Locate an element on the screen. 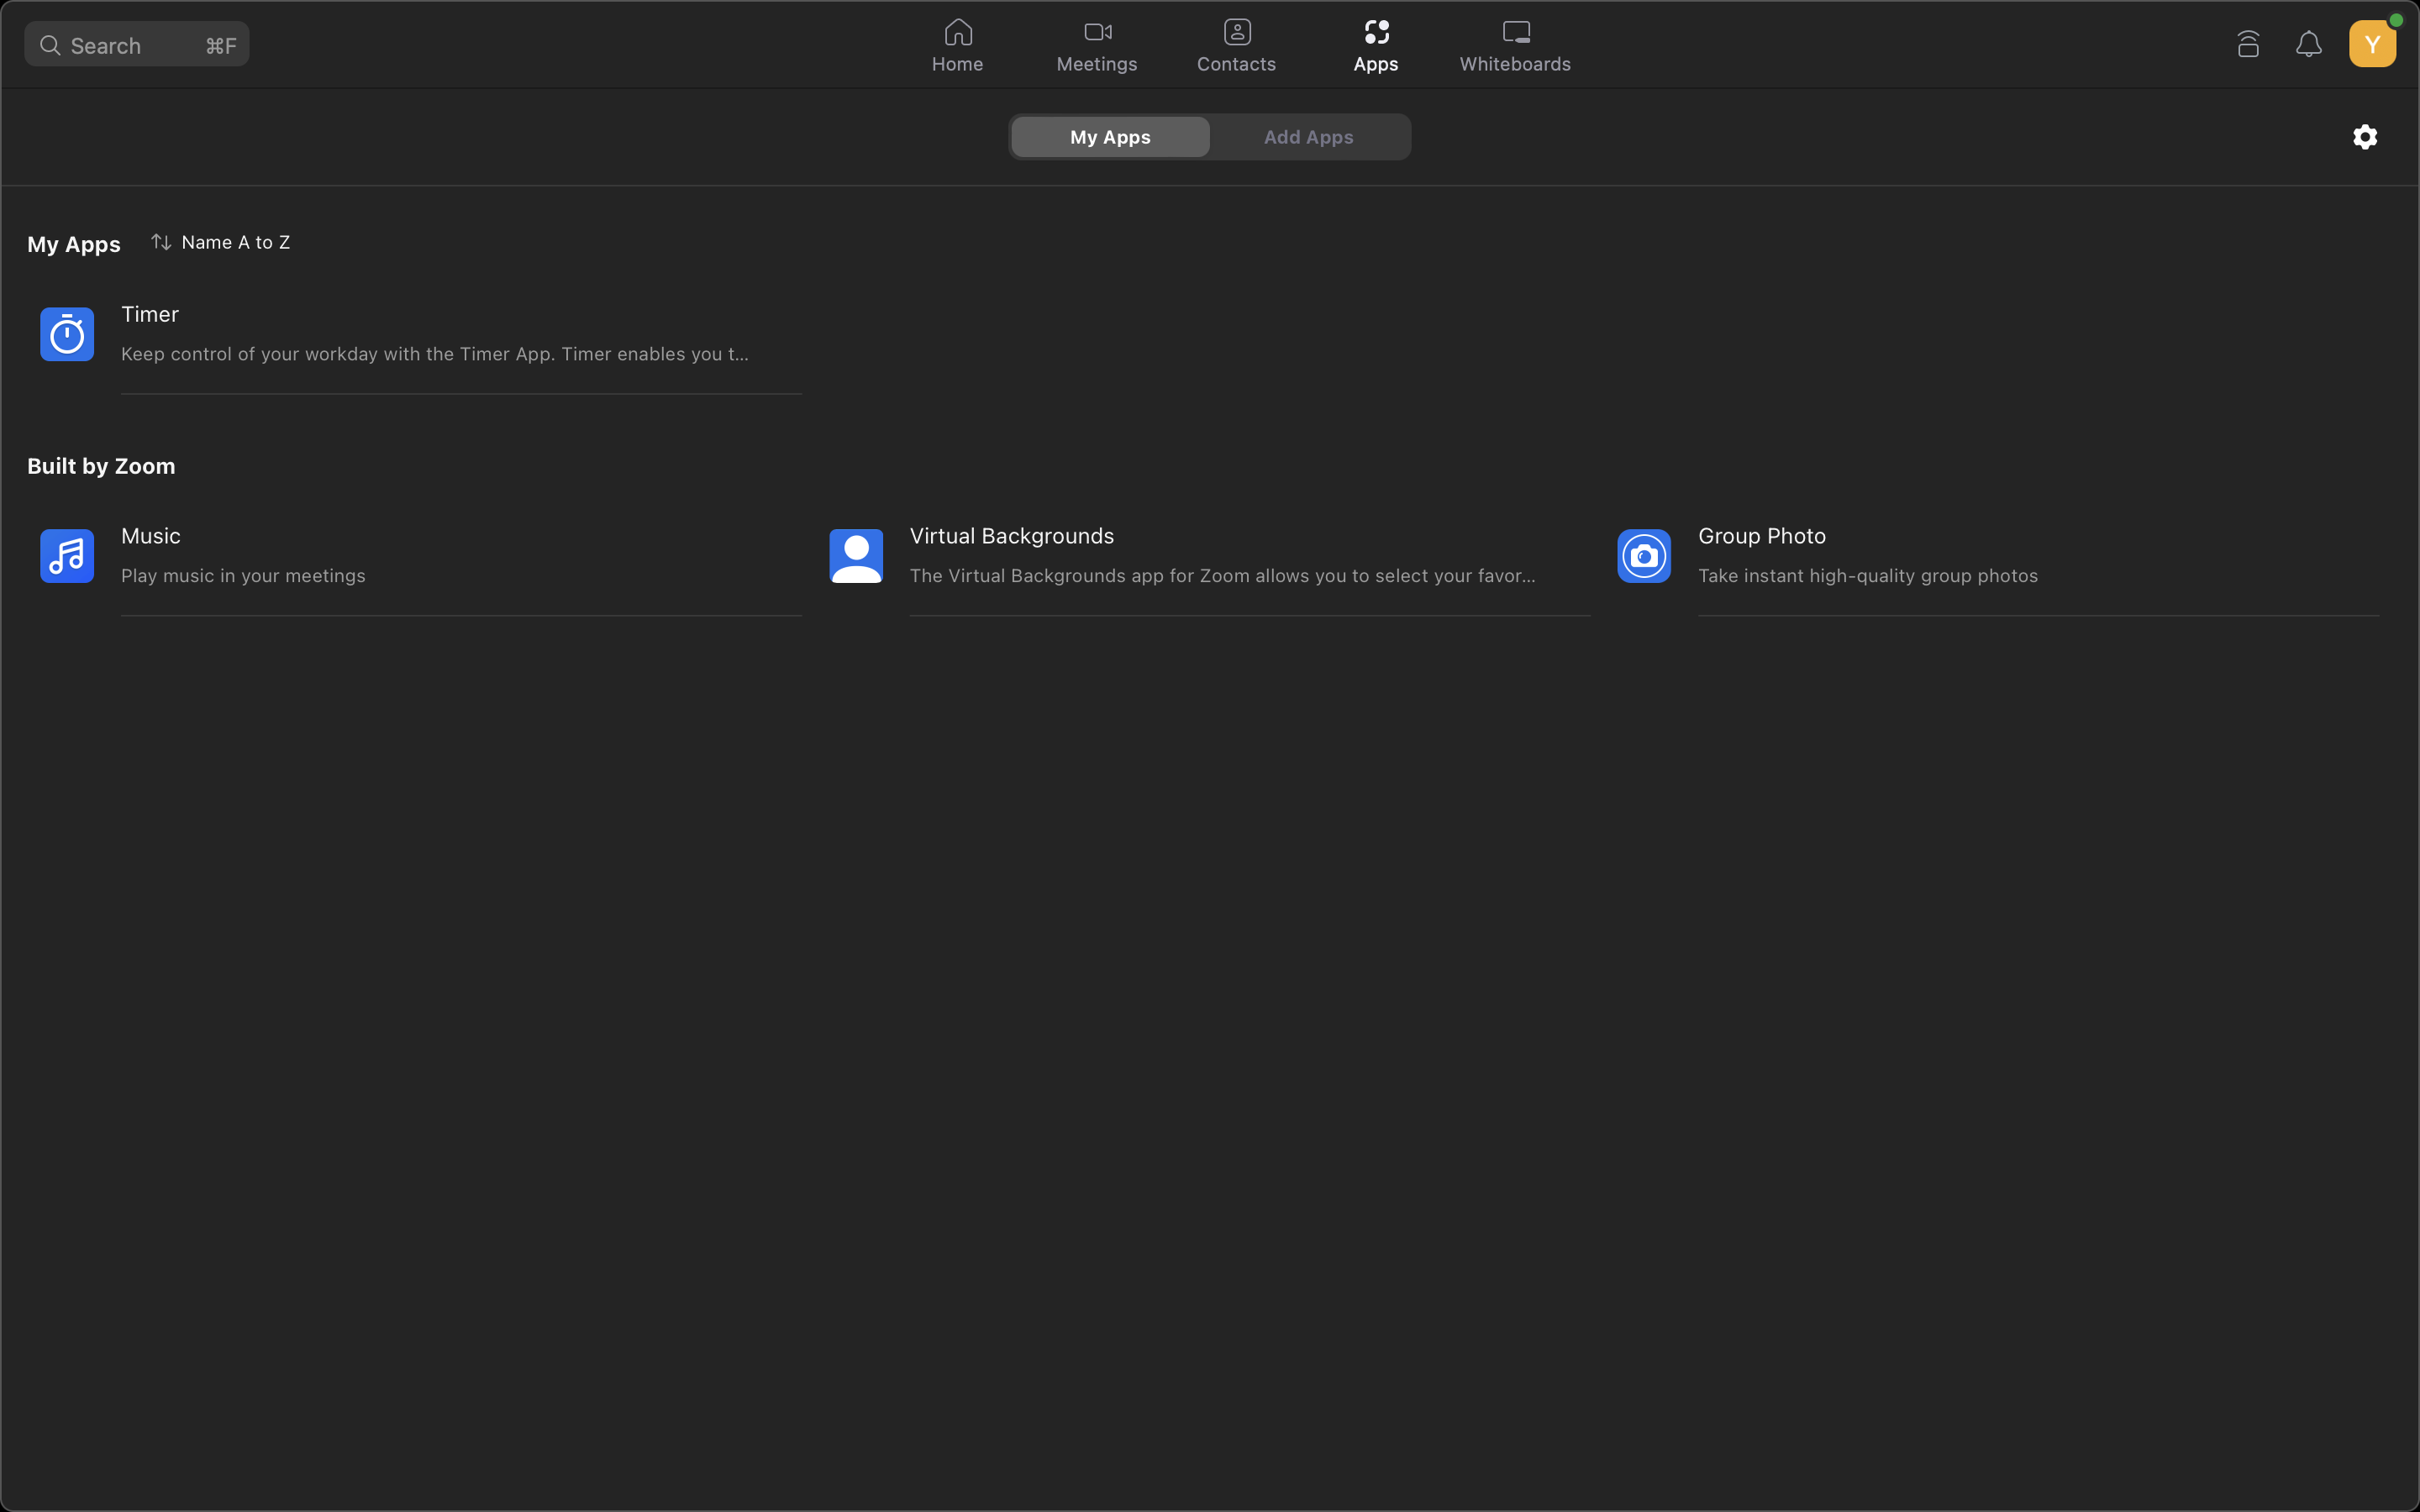 This screenshot has height=1512, width=2420. the timer application is located at coordinates (390, 333).